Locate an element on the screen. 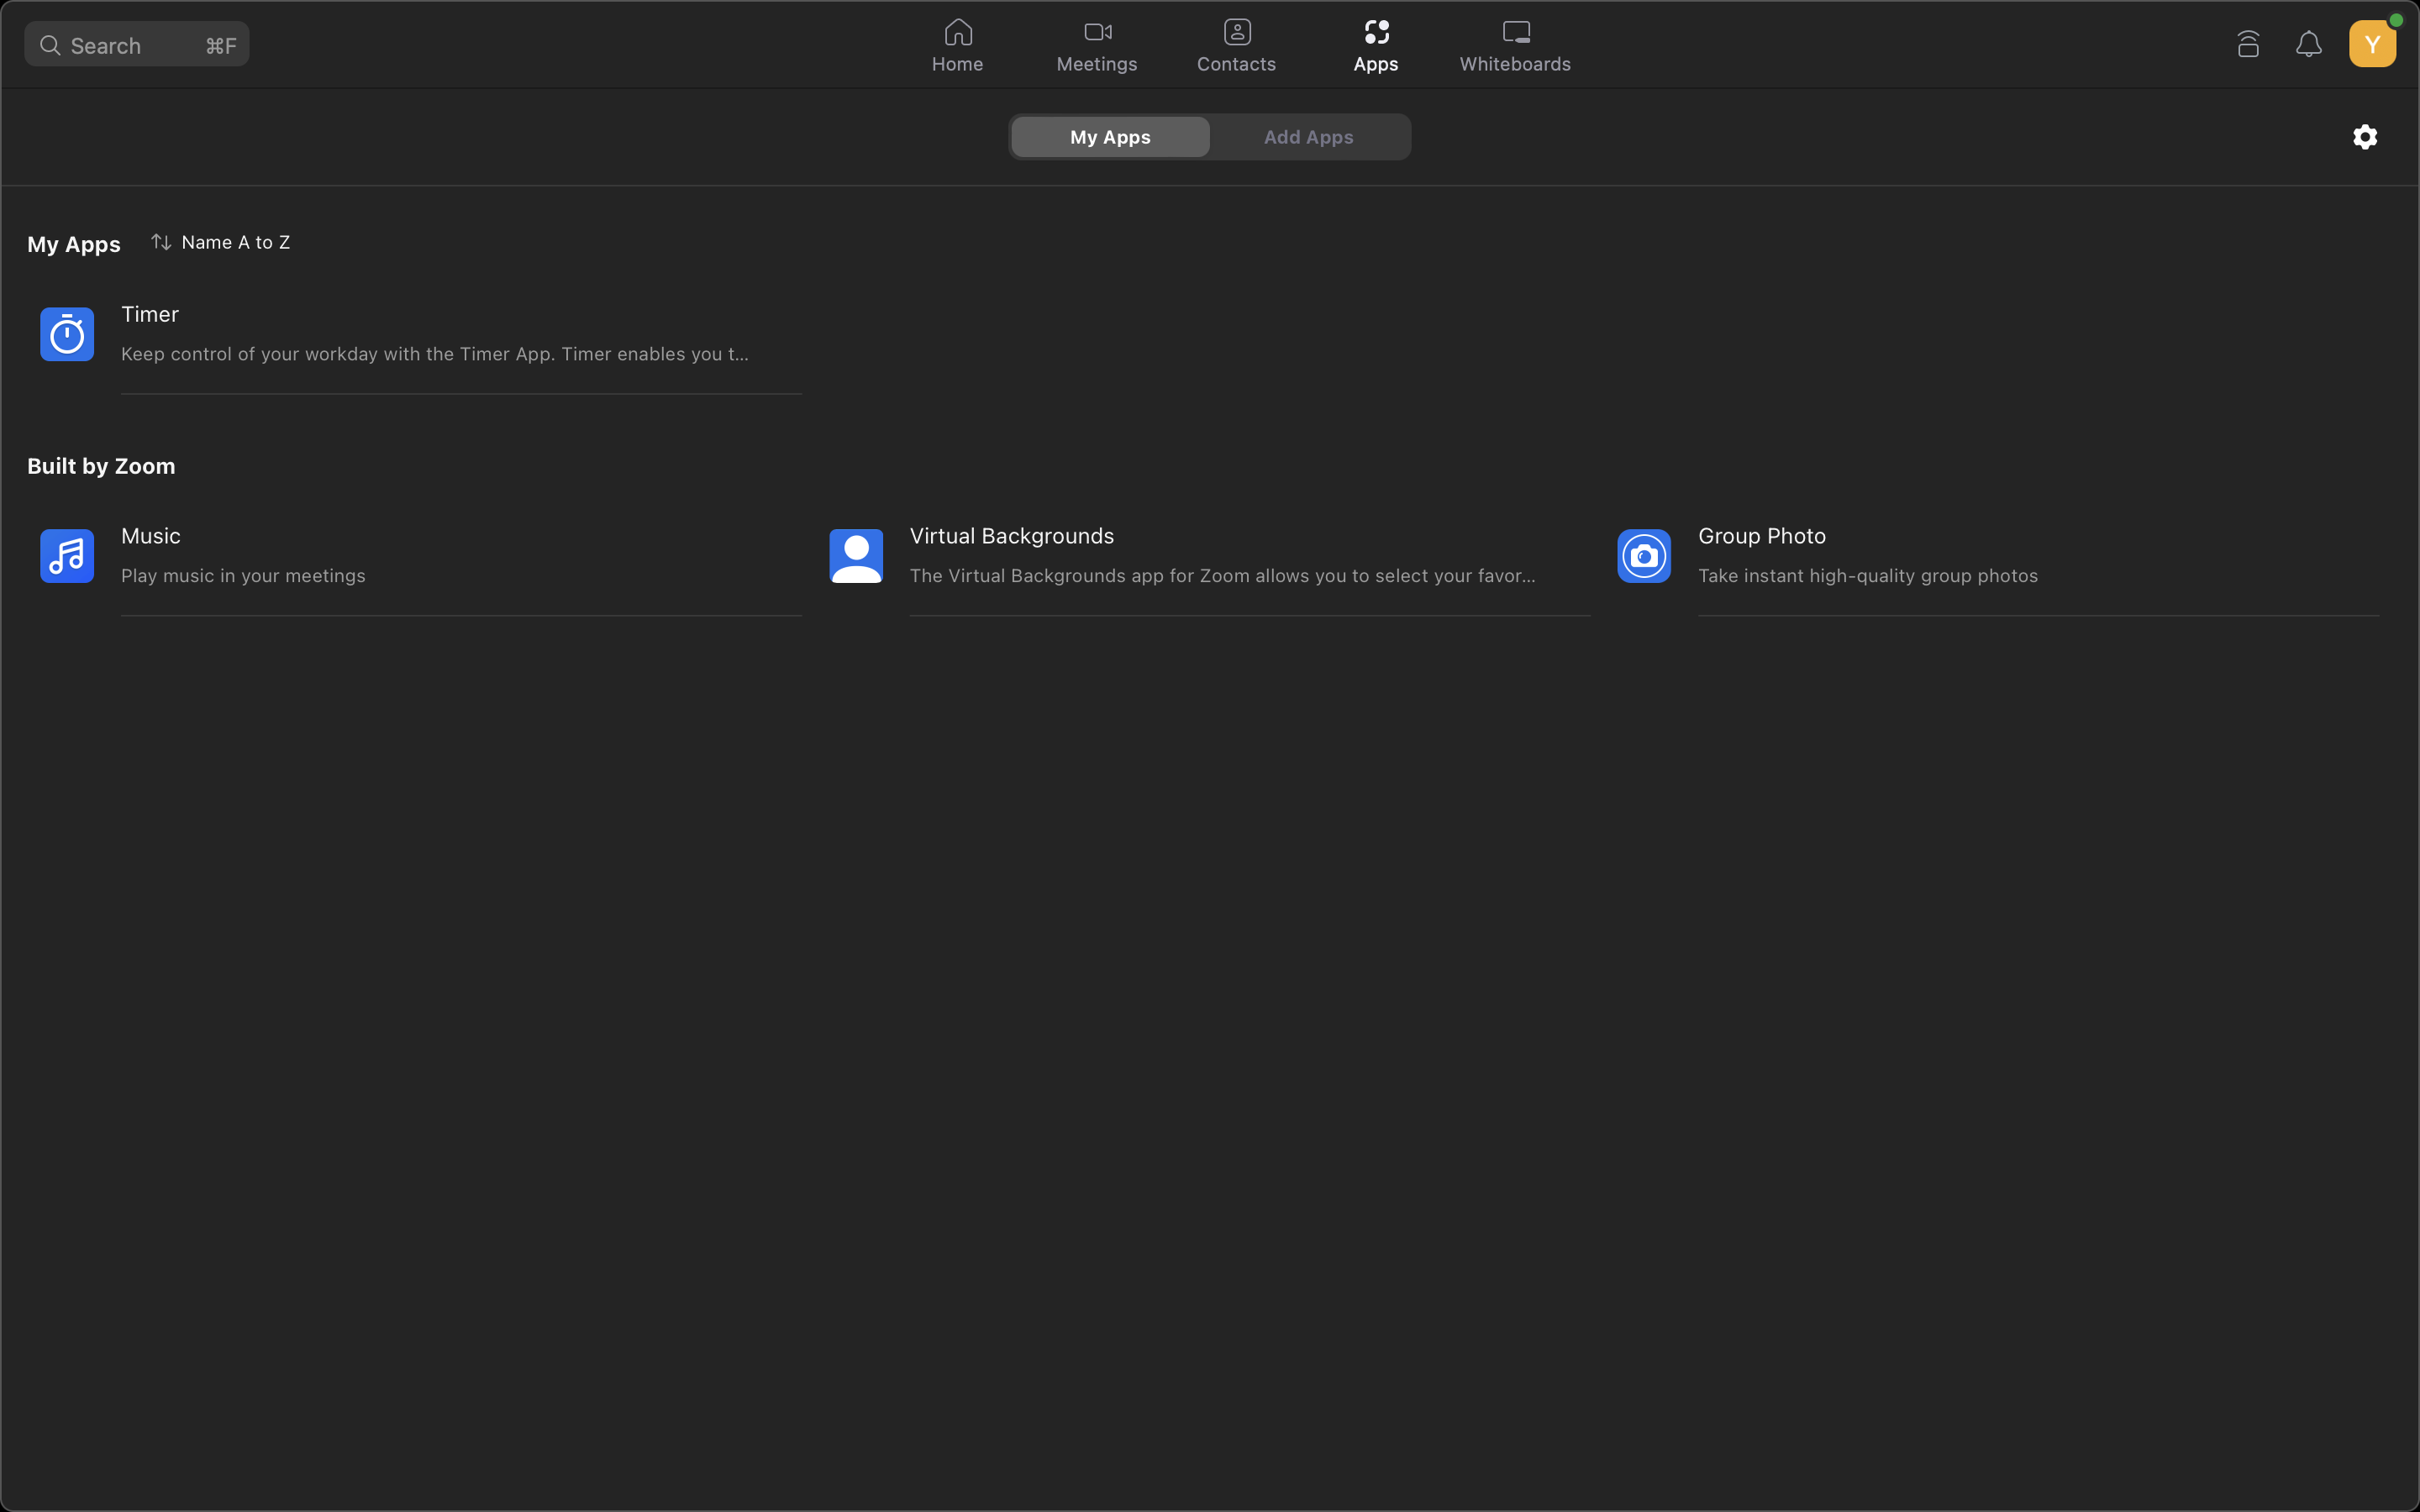 This screenshot has height=1512, width=2420. the timer application is located at coordinates (390, 333).